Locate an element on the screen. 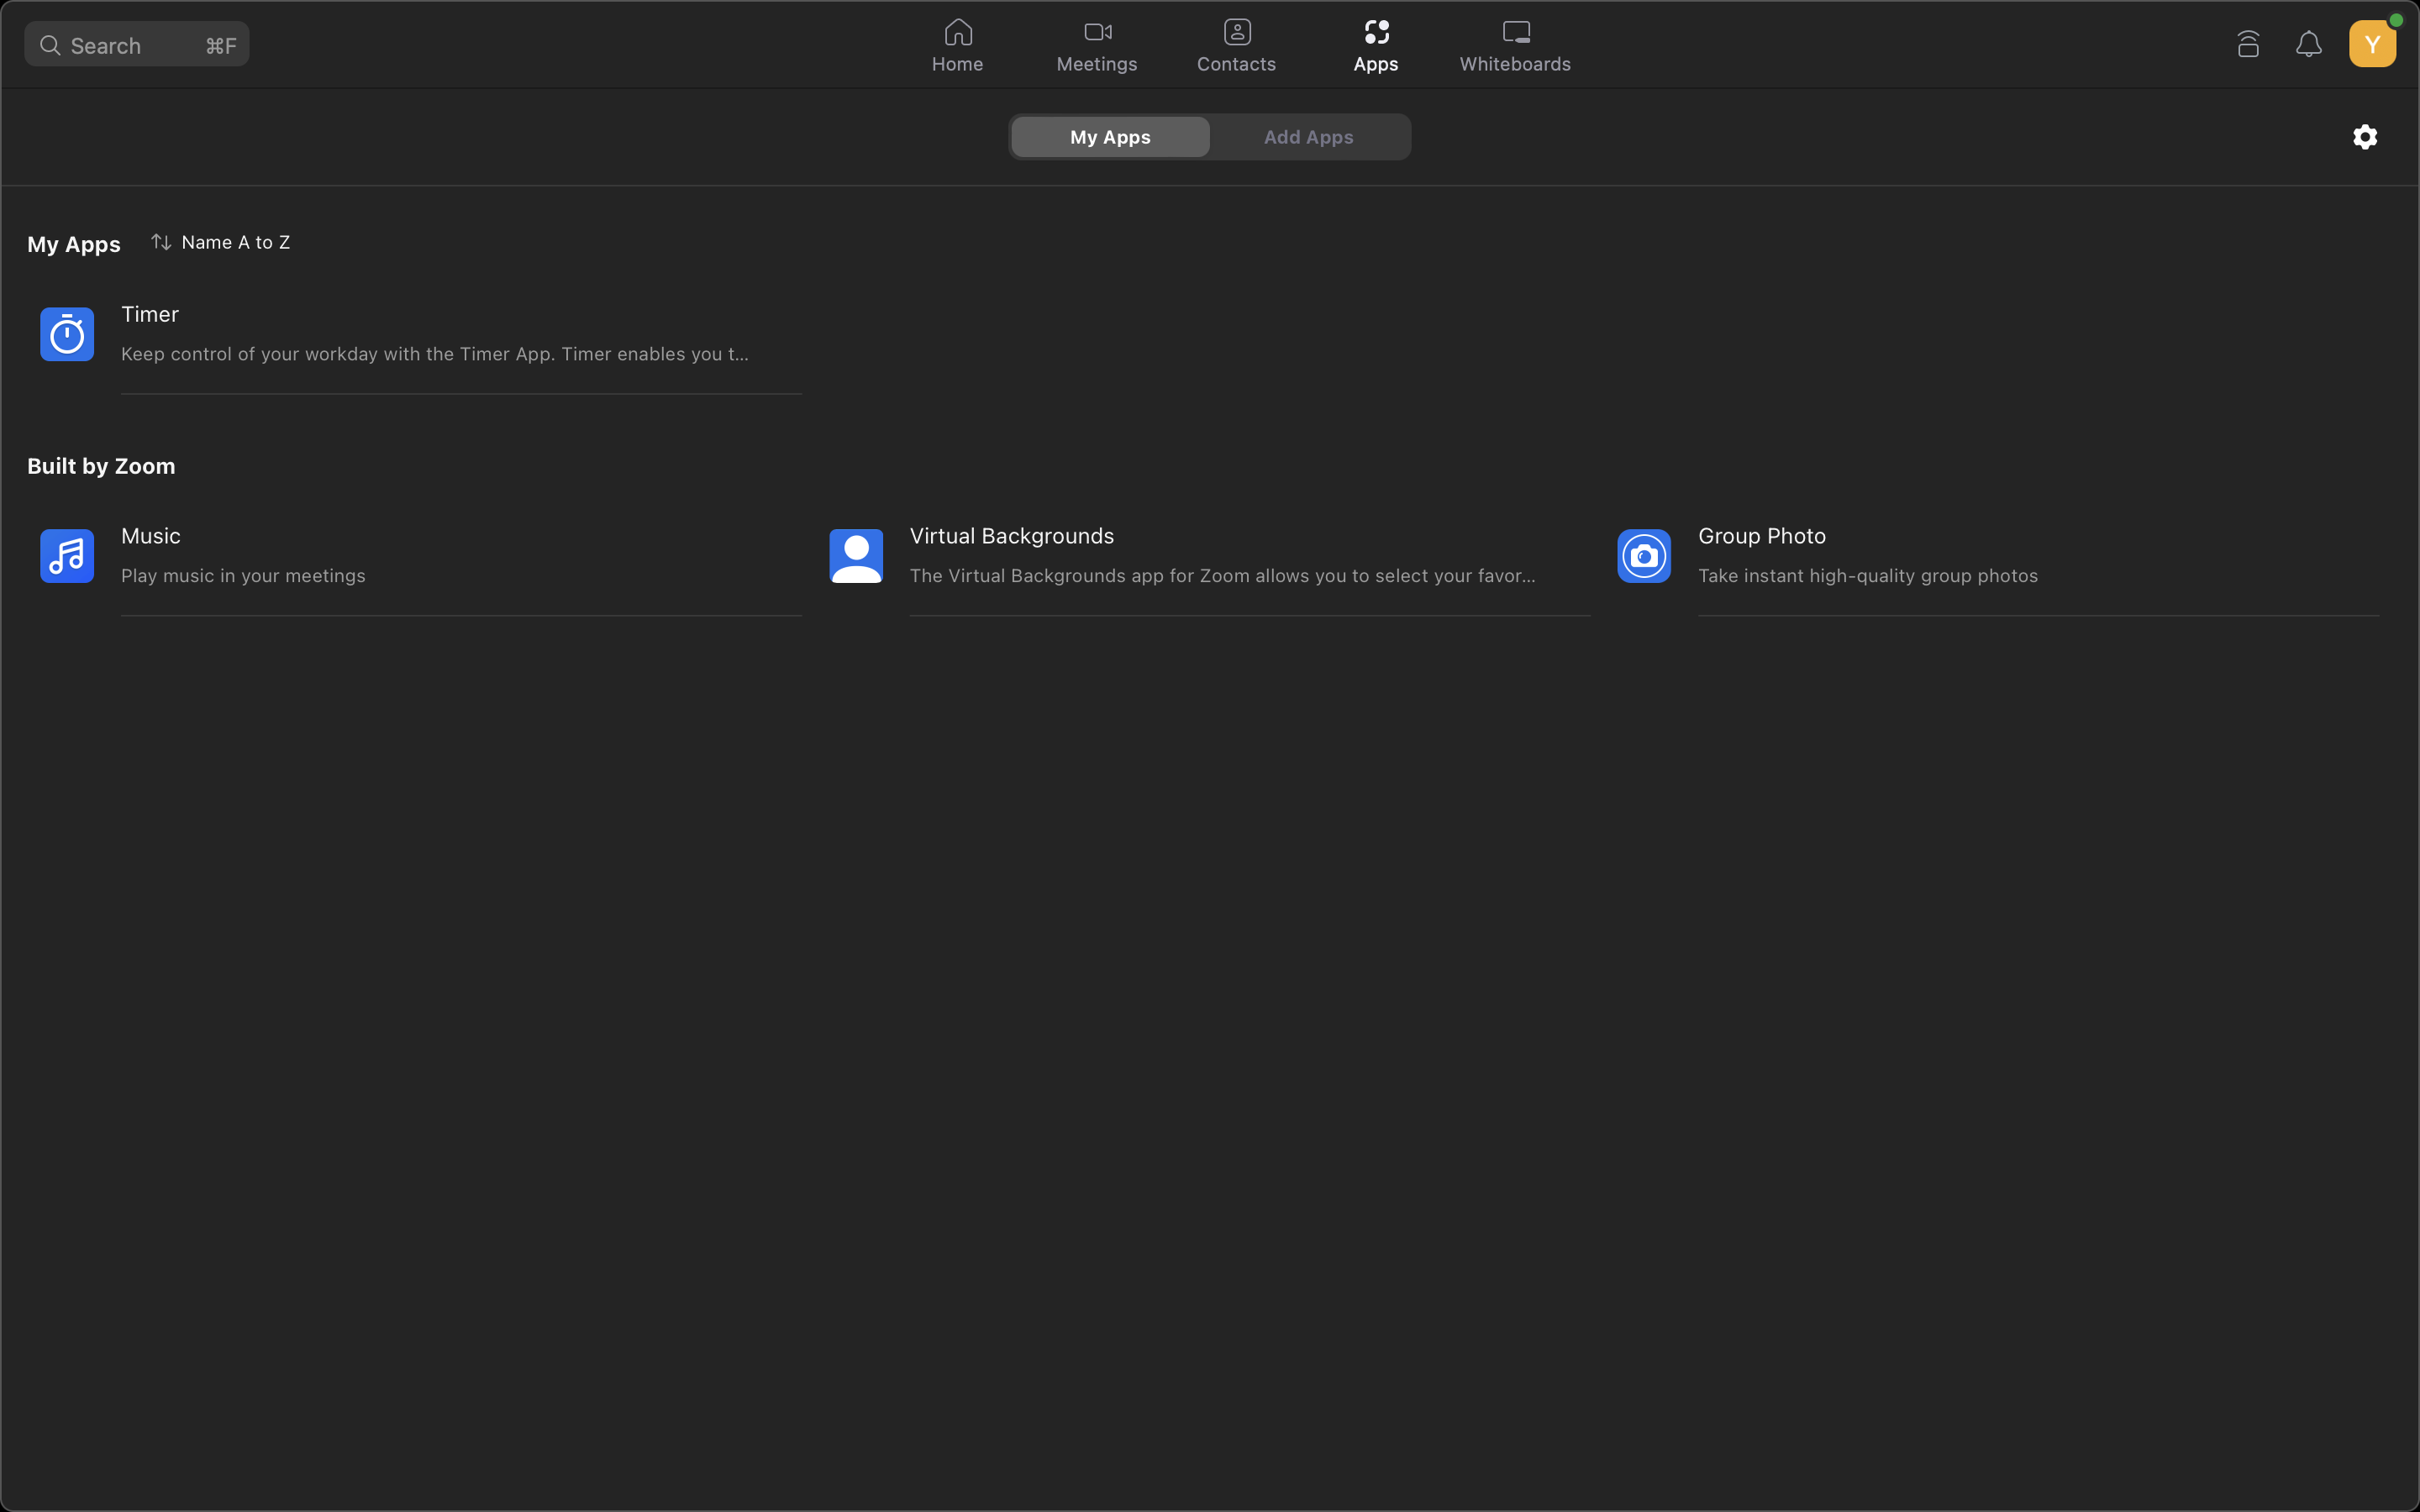 This screenshot has height=1512, width=2420. the timer application is located at coordinates (390, 333).